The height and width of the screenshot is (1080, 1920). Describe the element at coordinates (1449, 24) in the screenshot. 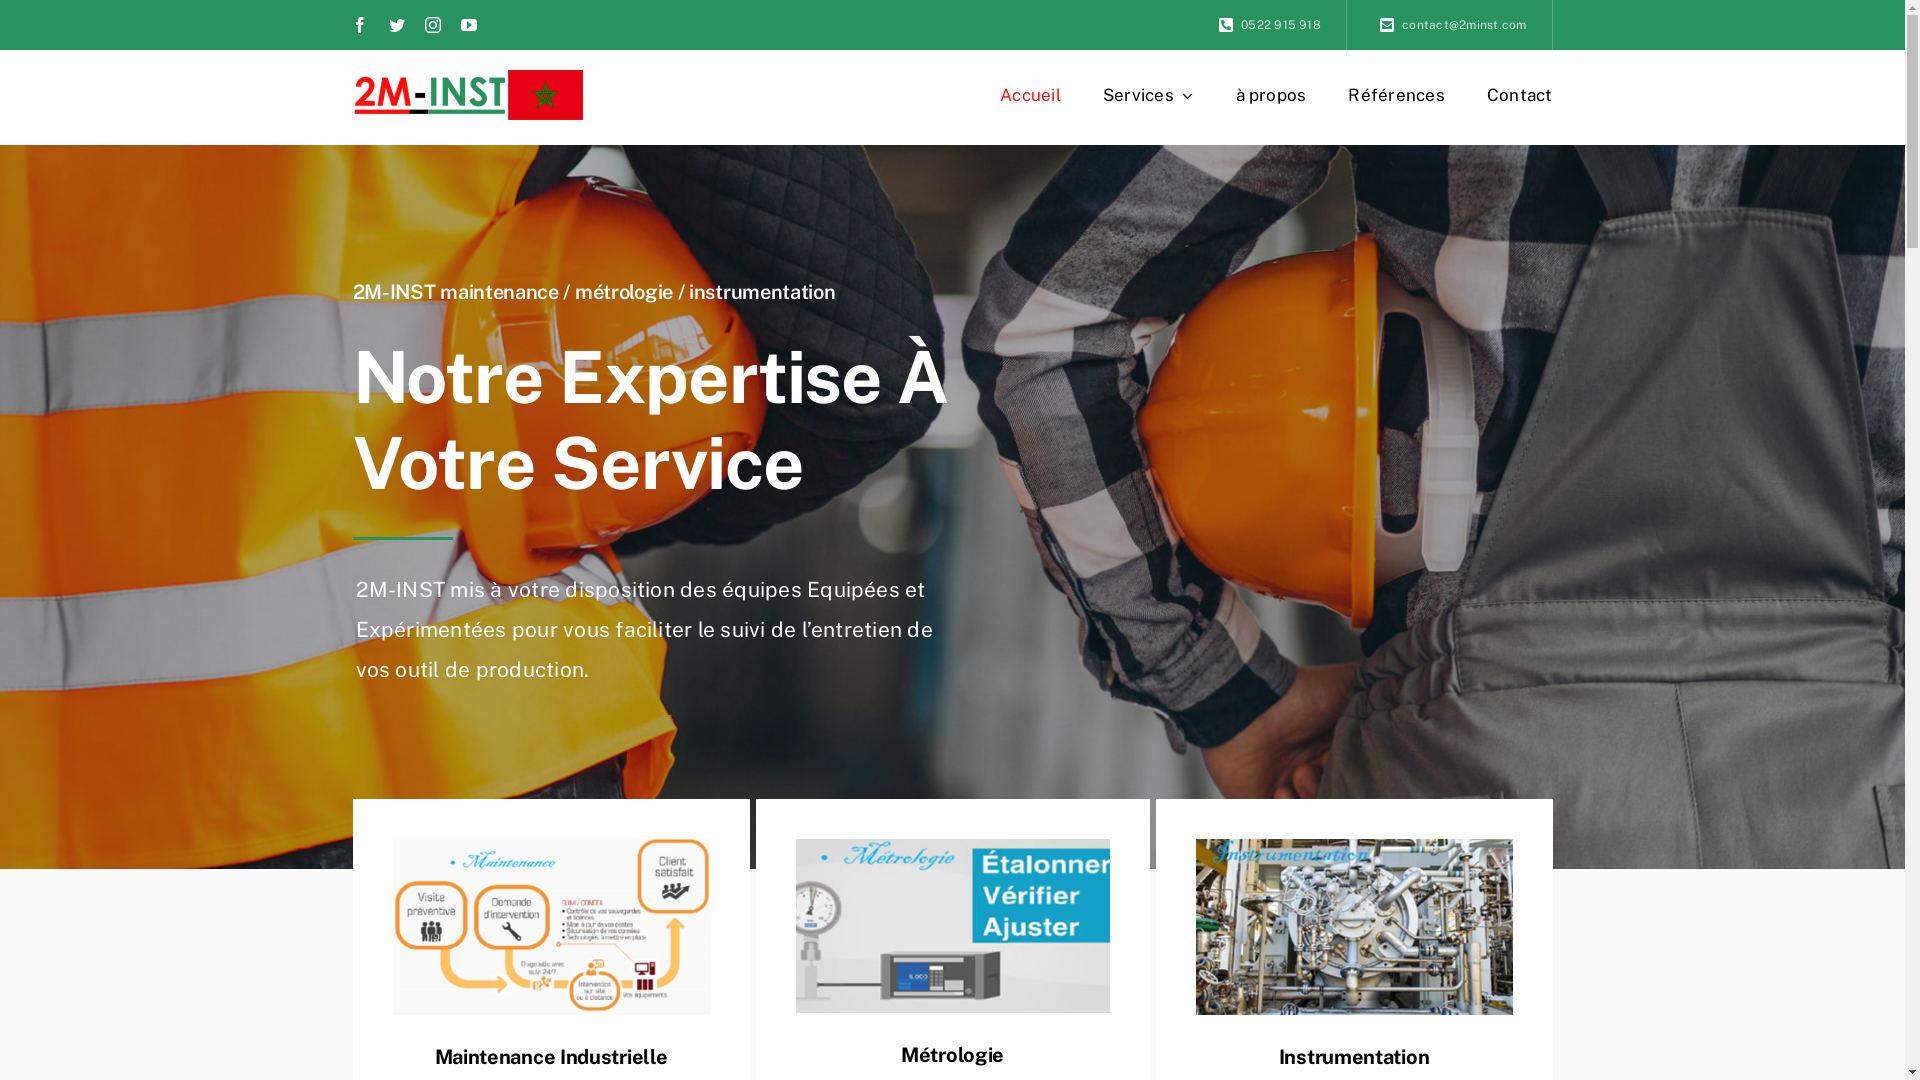

I see `'contact@2minst.com'` at that location.